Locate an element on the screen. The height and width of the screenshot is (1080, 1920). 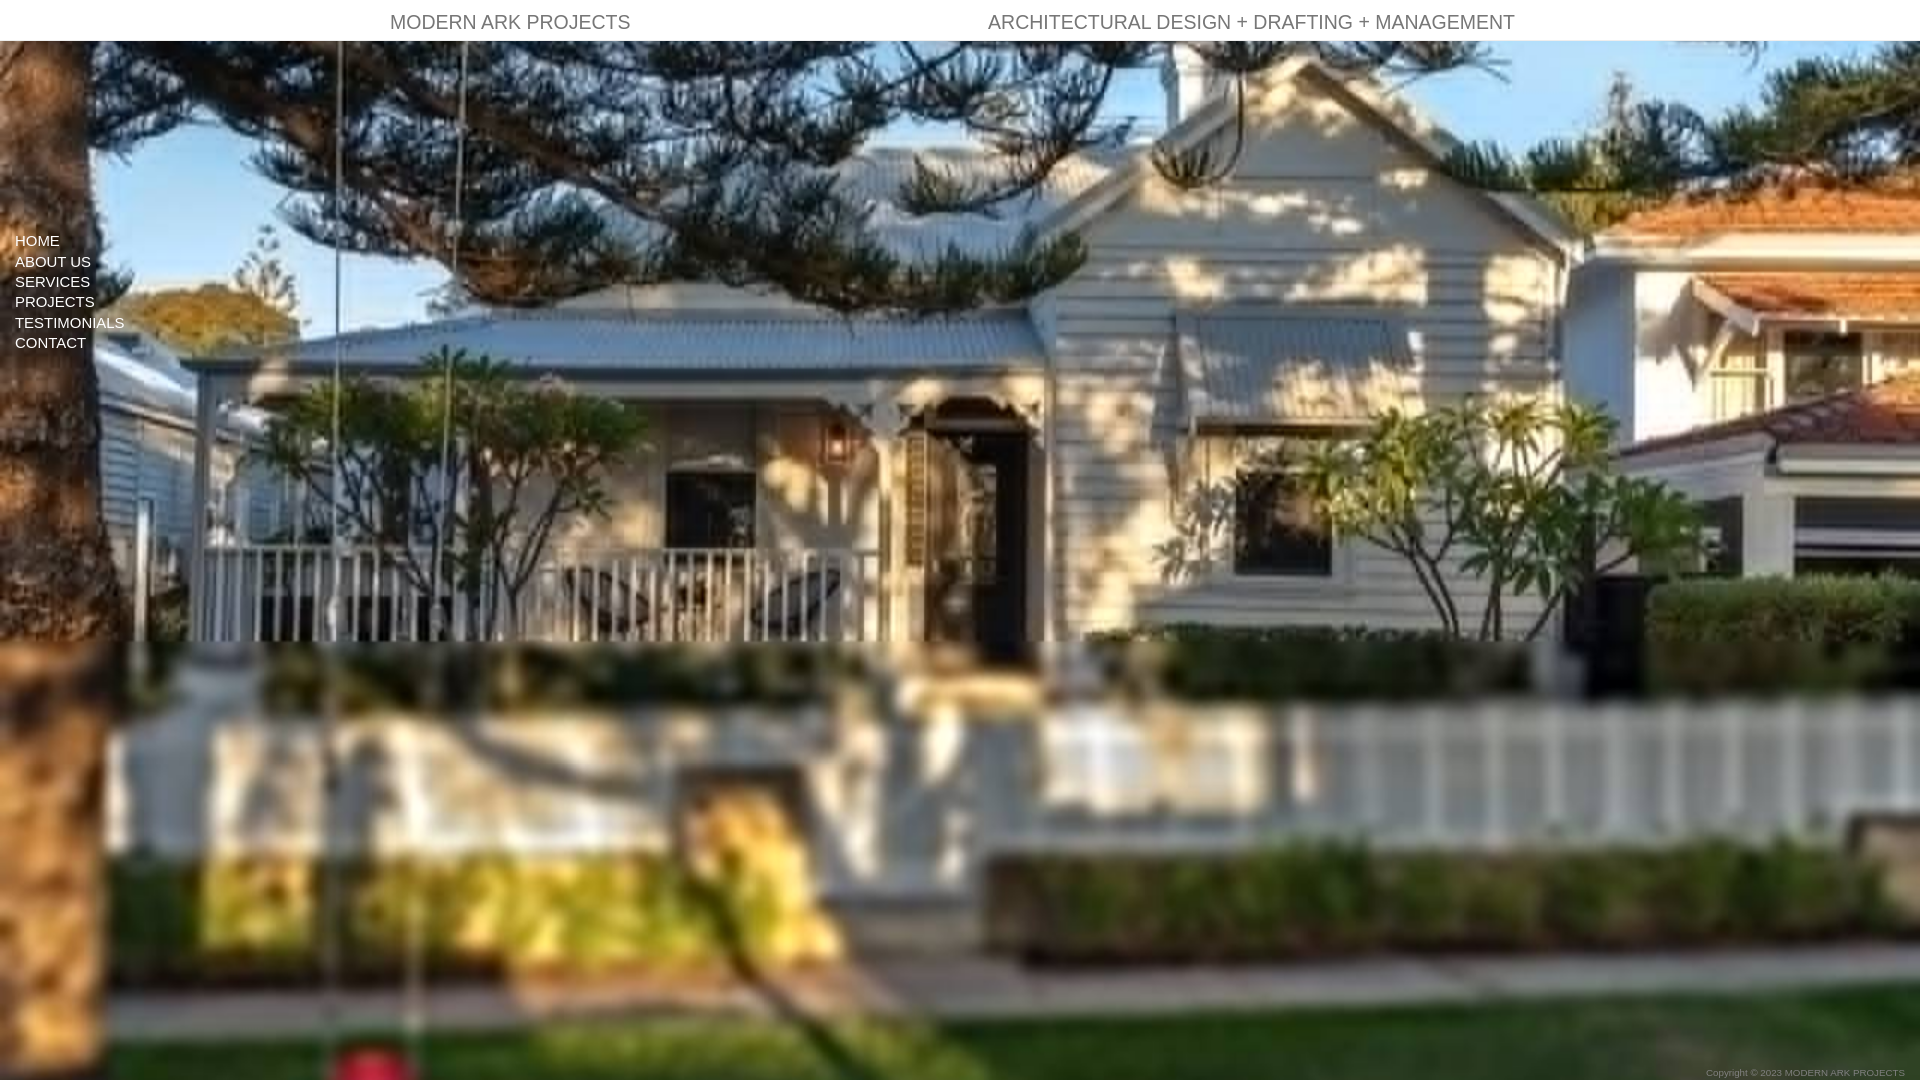
'CONTACT' is located at coordinates (104, 341).